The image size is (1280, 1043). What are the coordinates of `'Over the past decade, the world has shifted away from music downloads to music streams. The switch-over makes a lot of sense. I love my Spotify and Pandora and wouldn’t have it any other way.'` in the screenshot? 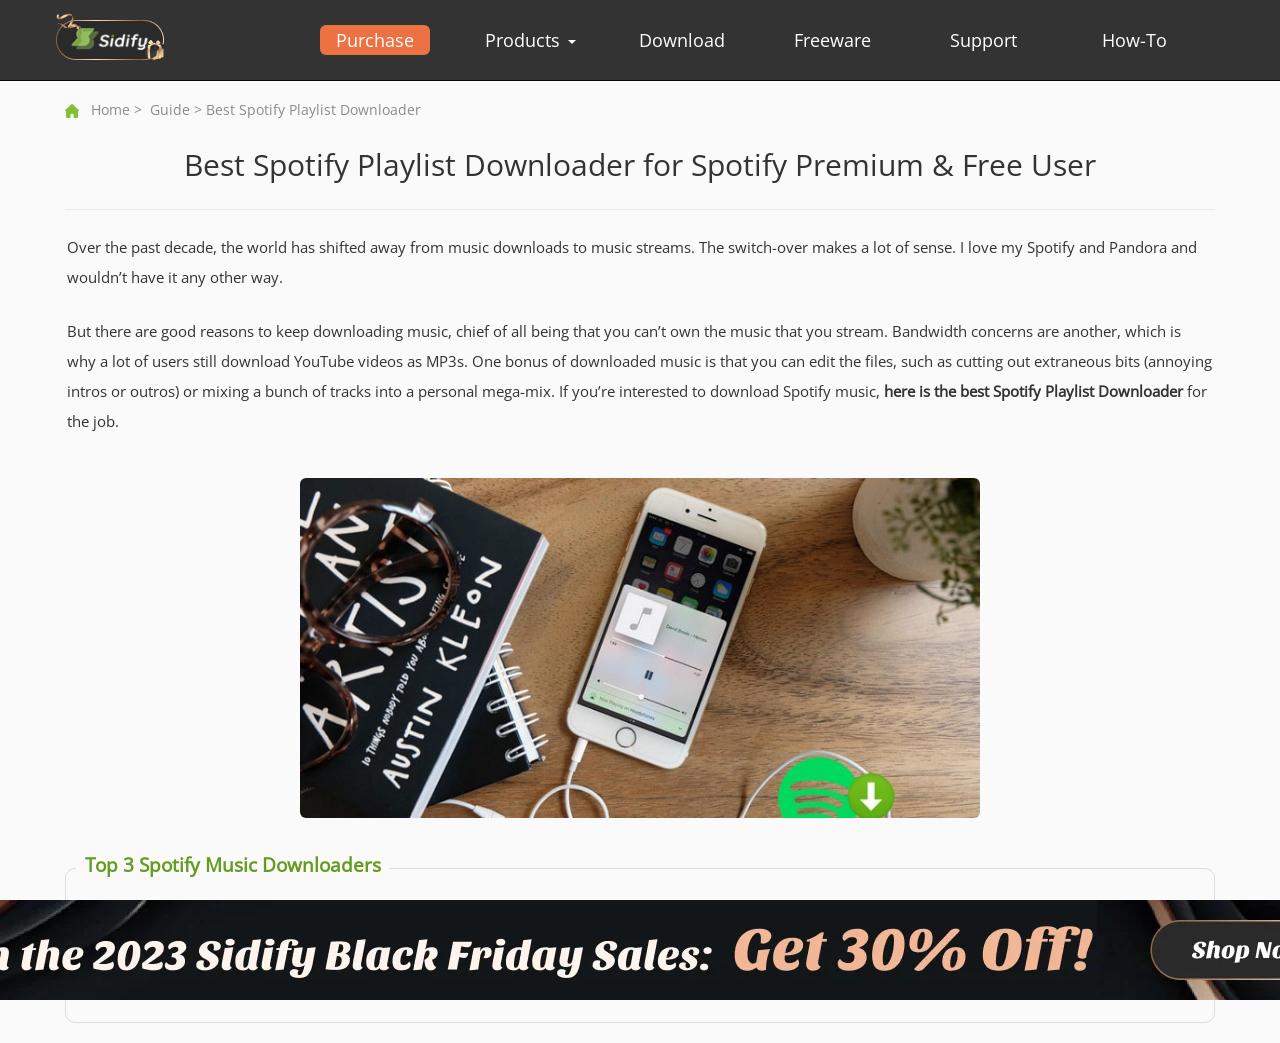 It's located at (66, 262).